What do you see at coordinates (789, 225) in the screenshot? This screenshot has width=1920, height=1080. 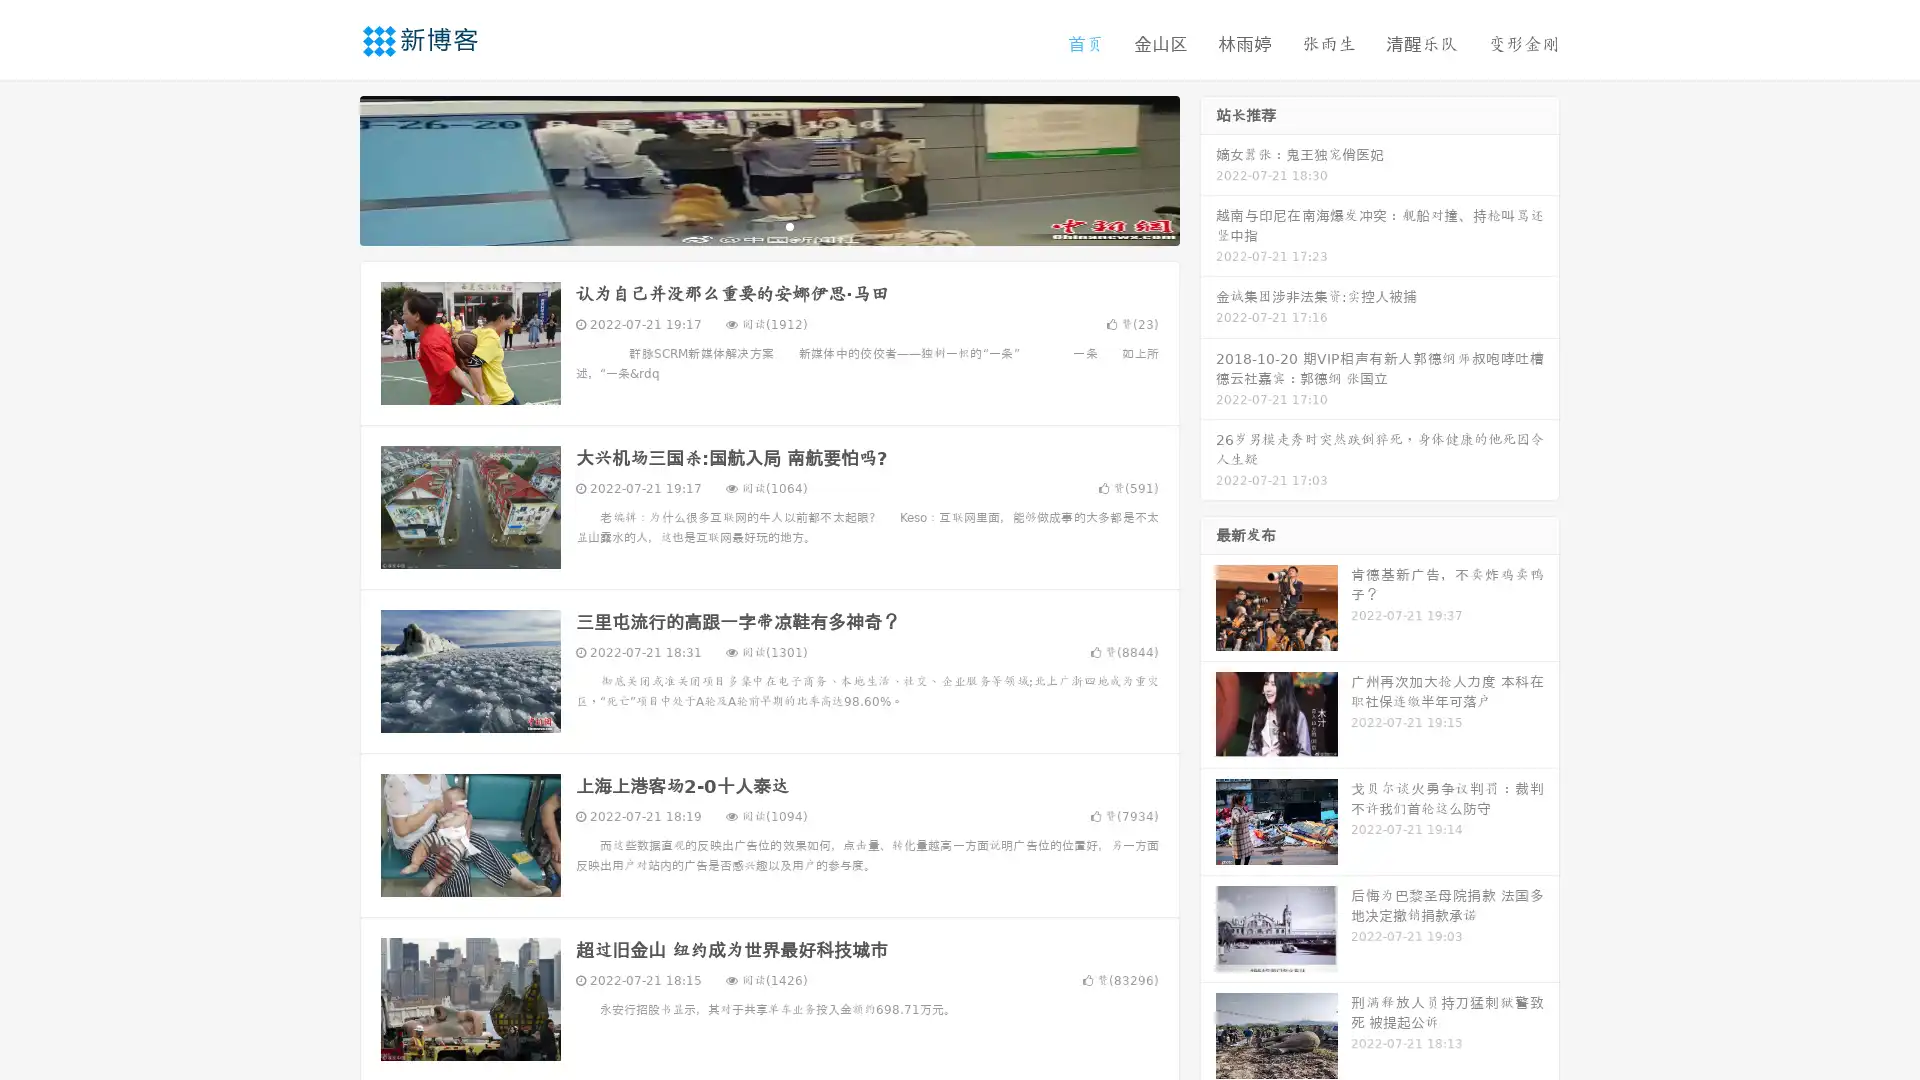 I see `Go to slide 3` at bounding box center [789, 225].